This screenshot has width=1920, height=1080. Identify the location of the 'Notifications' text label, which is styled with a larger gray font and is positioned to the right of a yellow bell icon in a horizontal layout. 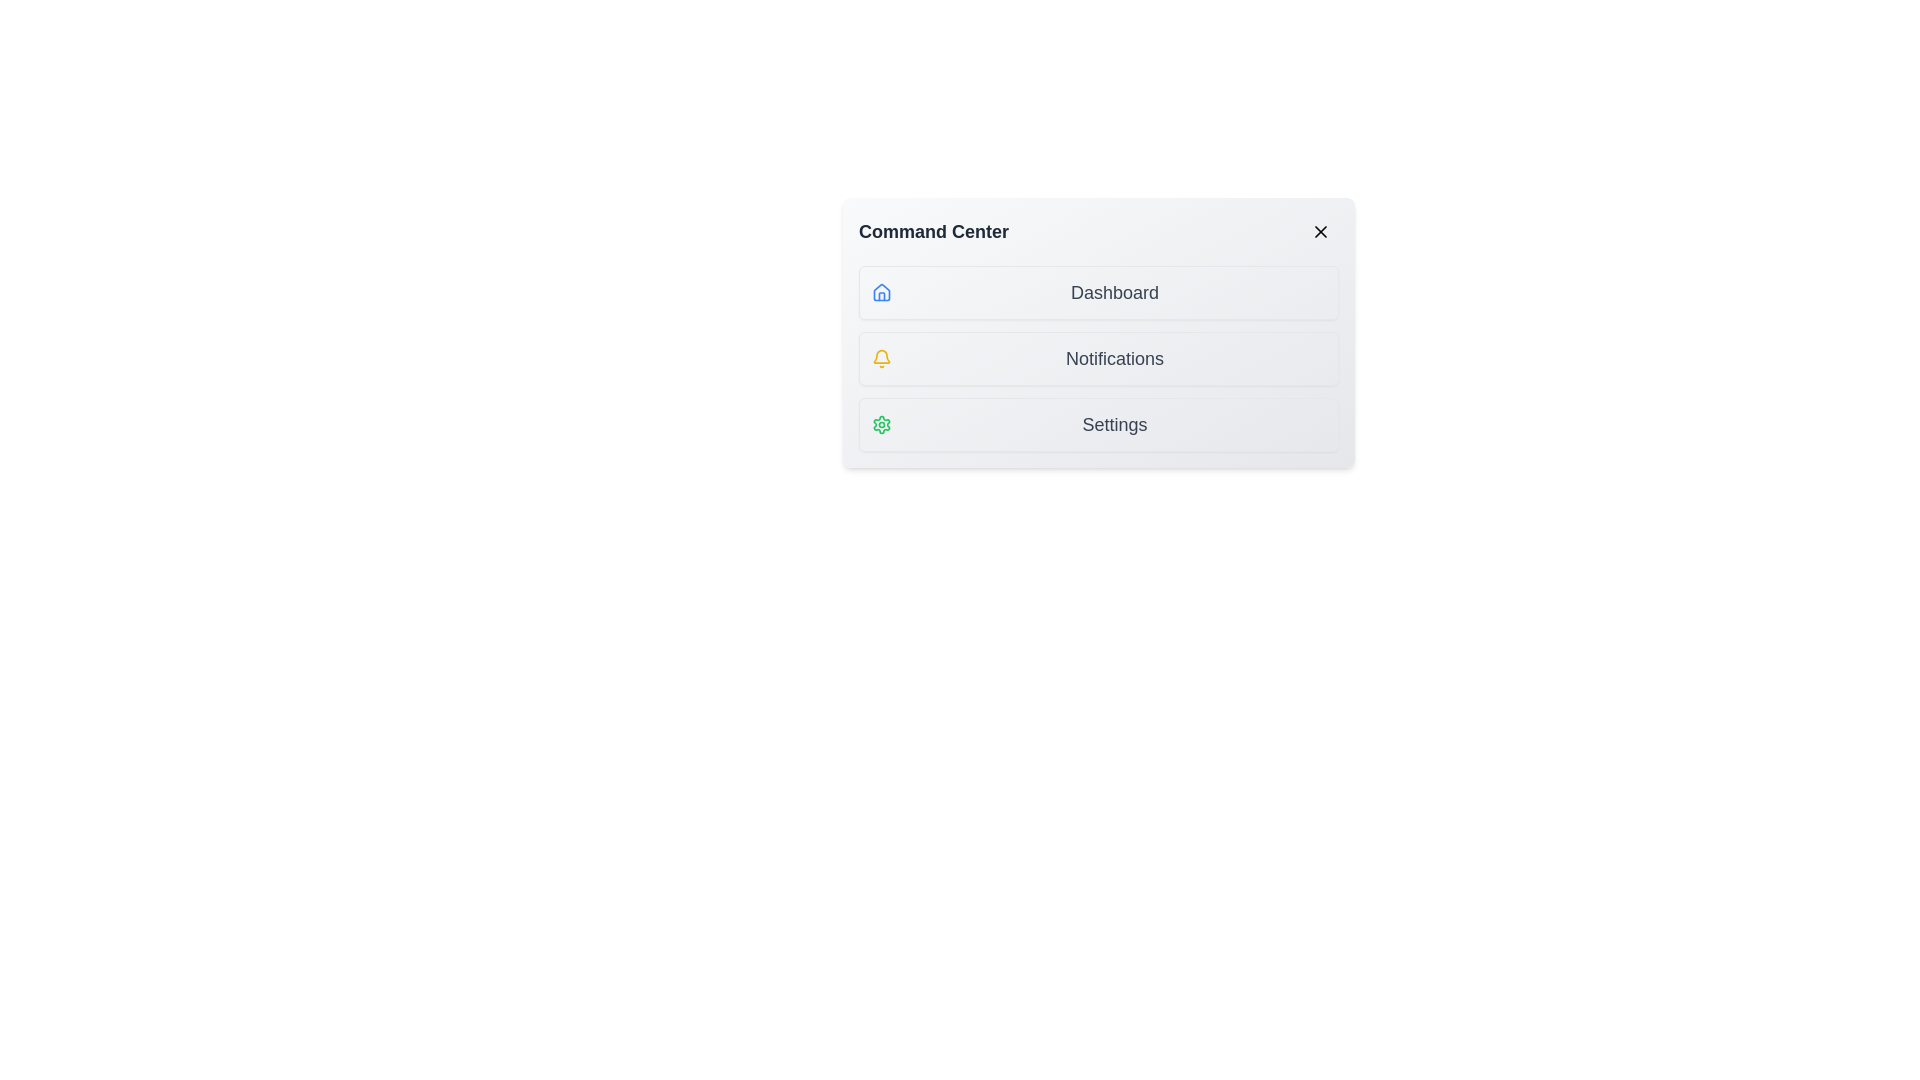
(1113, 357).